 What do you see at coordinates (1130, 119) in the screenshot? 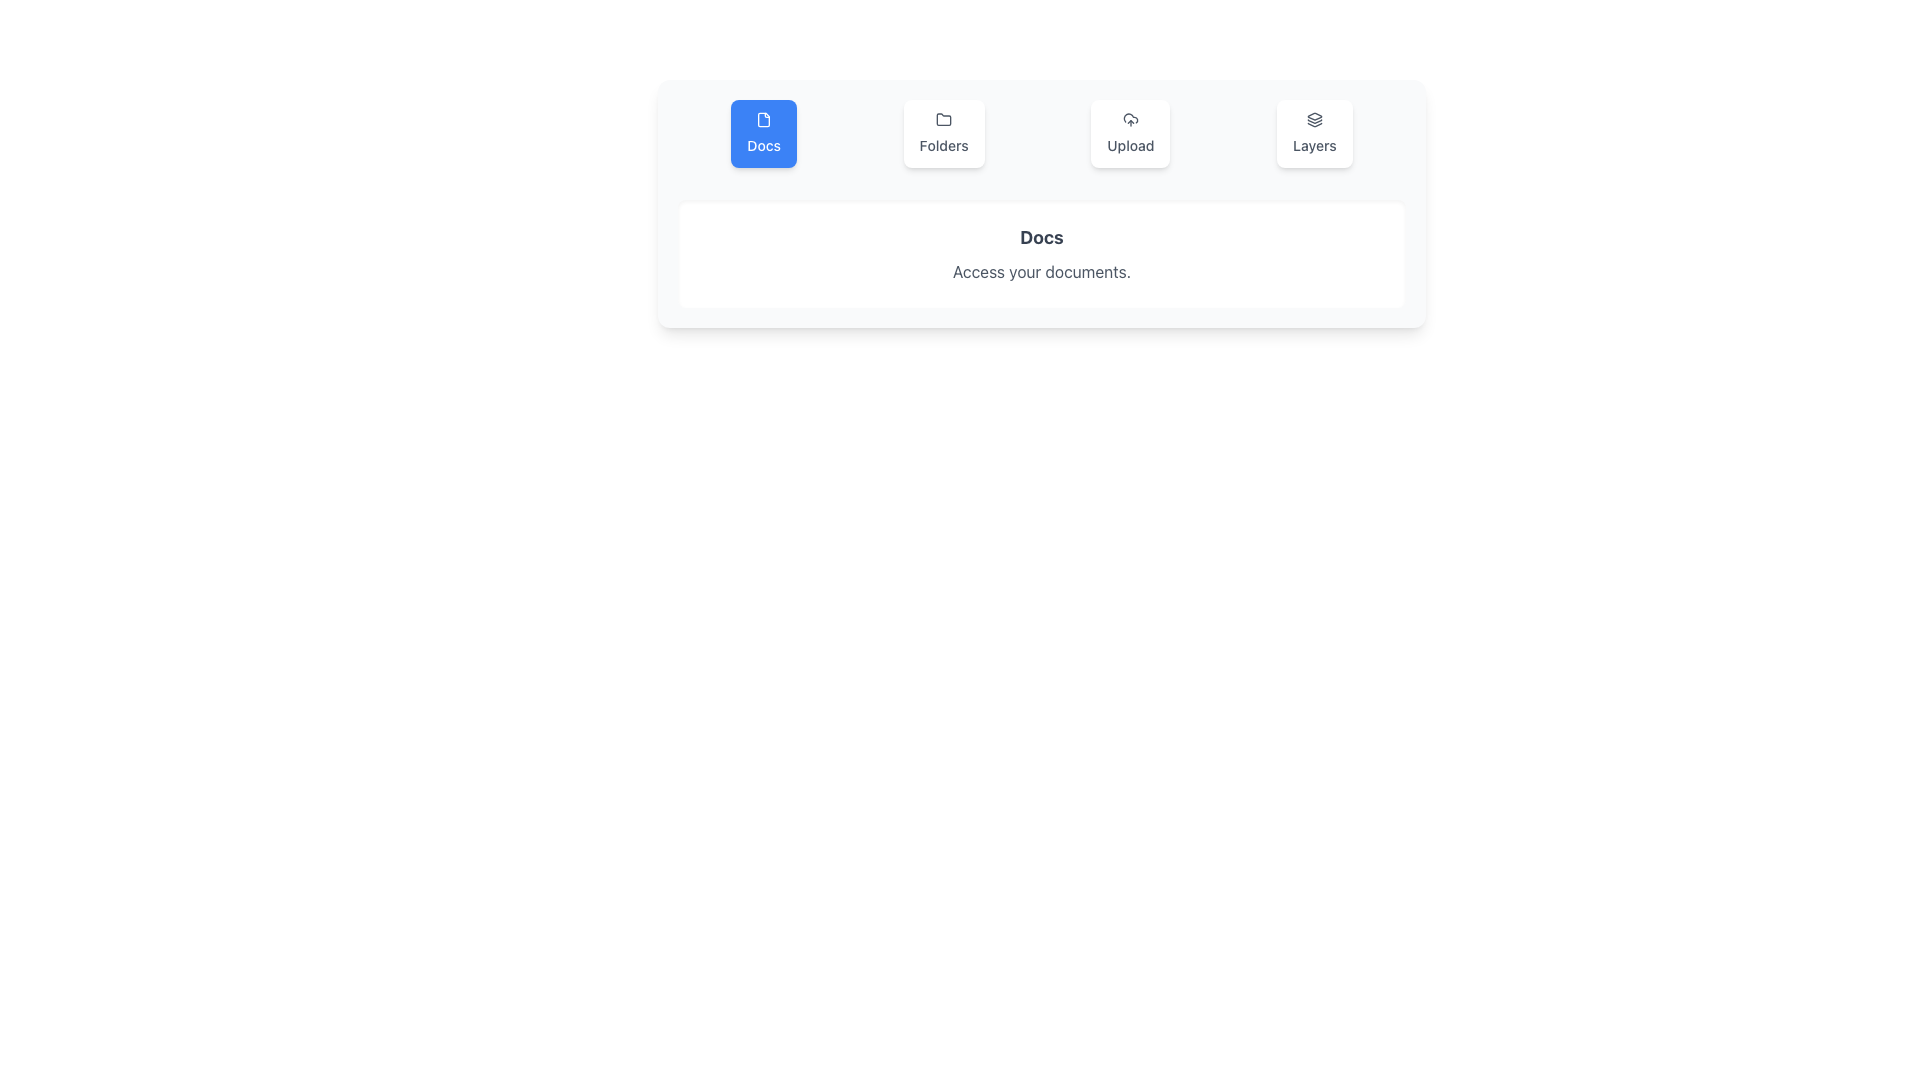
I see `the outlined cloud icon with an upward arrow, which is part of the 'Upload' button located at the top central part of the interface` at bounding box center [1130, 119].